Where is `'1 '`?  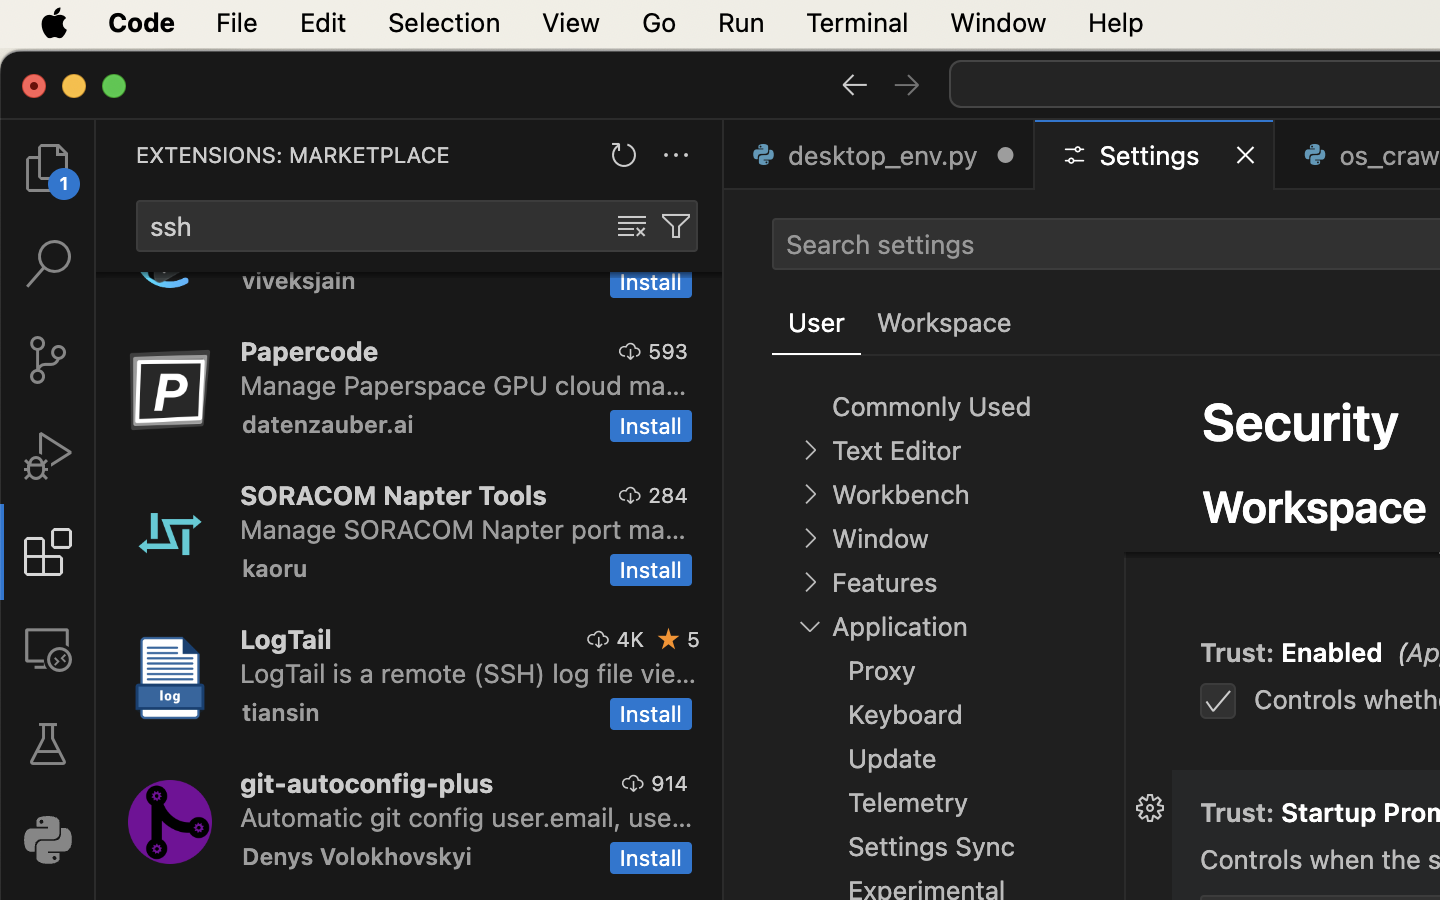
'1 ' is located at coordinates (46, 550).